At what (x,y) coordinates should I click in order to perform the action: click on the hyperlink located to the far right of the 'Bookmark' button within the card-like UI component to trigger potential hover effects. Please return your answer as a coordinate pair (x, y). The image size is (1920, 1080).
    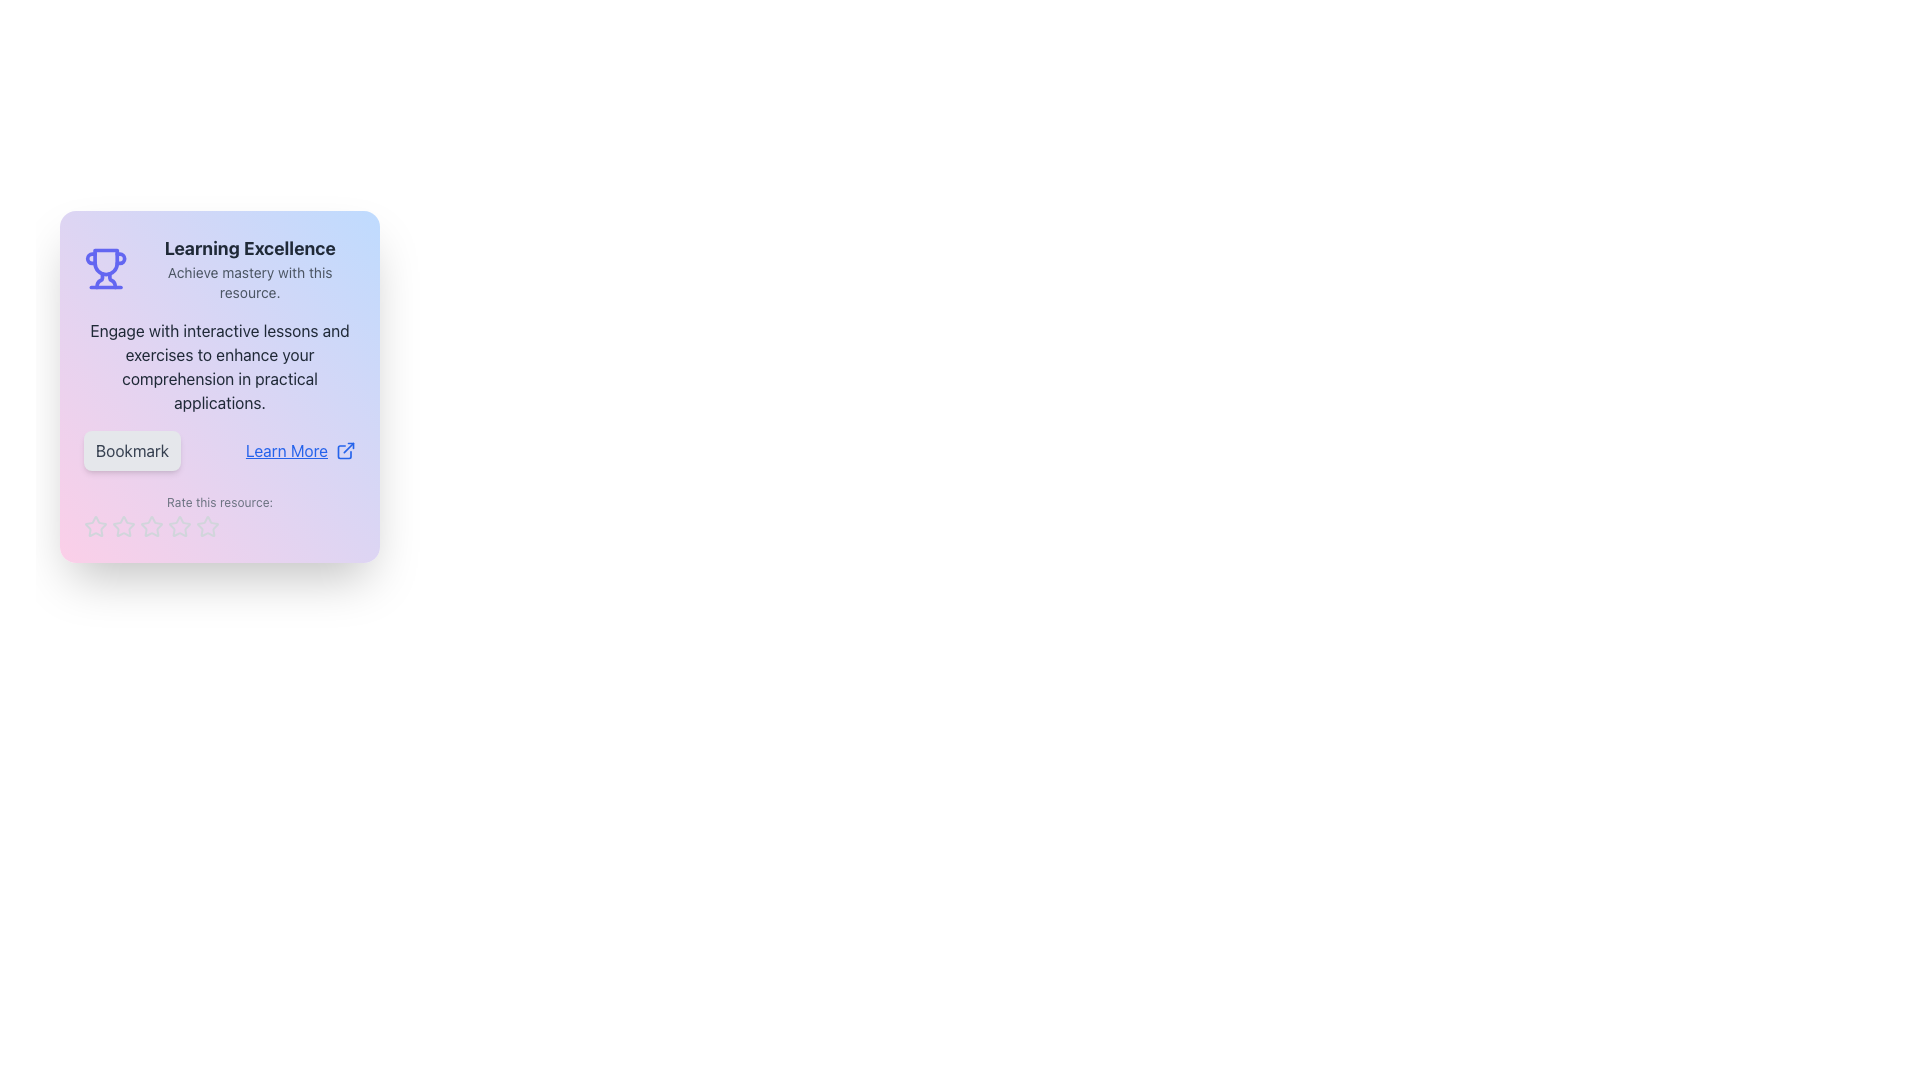
    Looking at the image, I should click on (300, 451).